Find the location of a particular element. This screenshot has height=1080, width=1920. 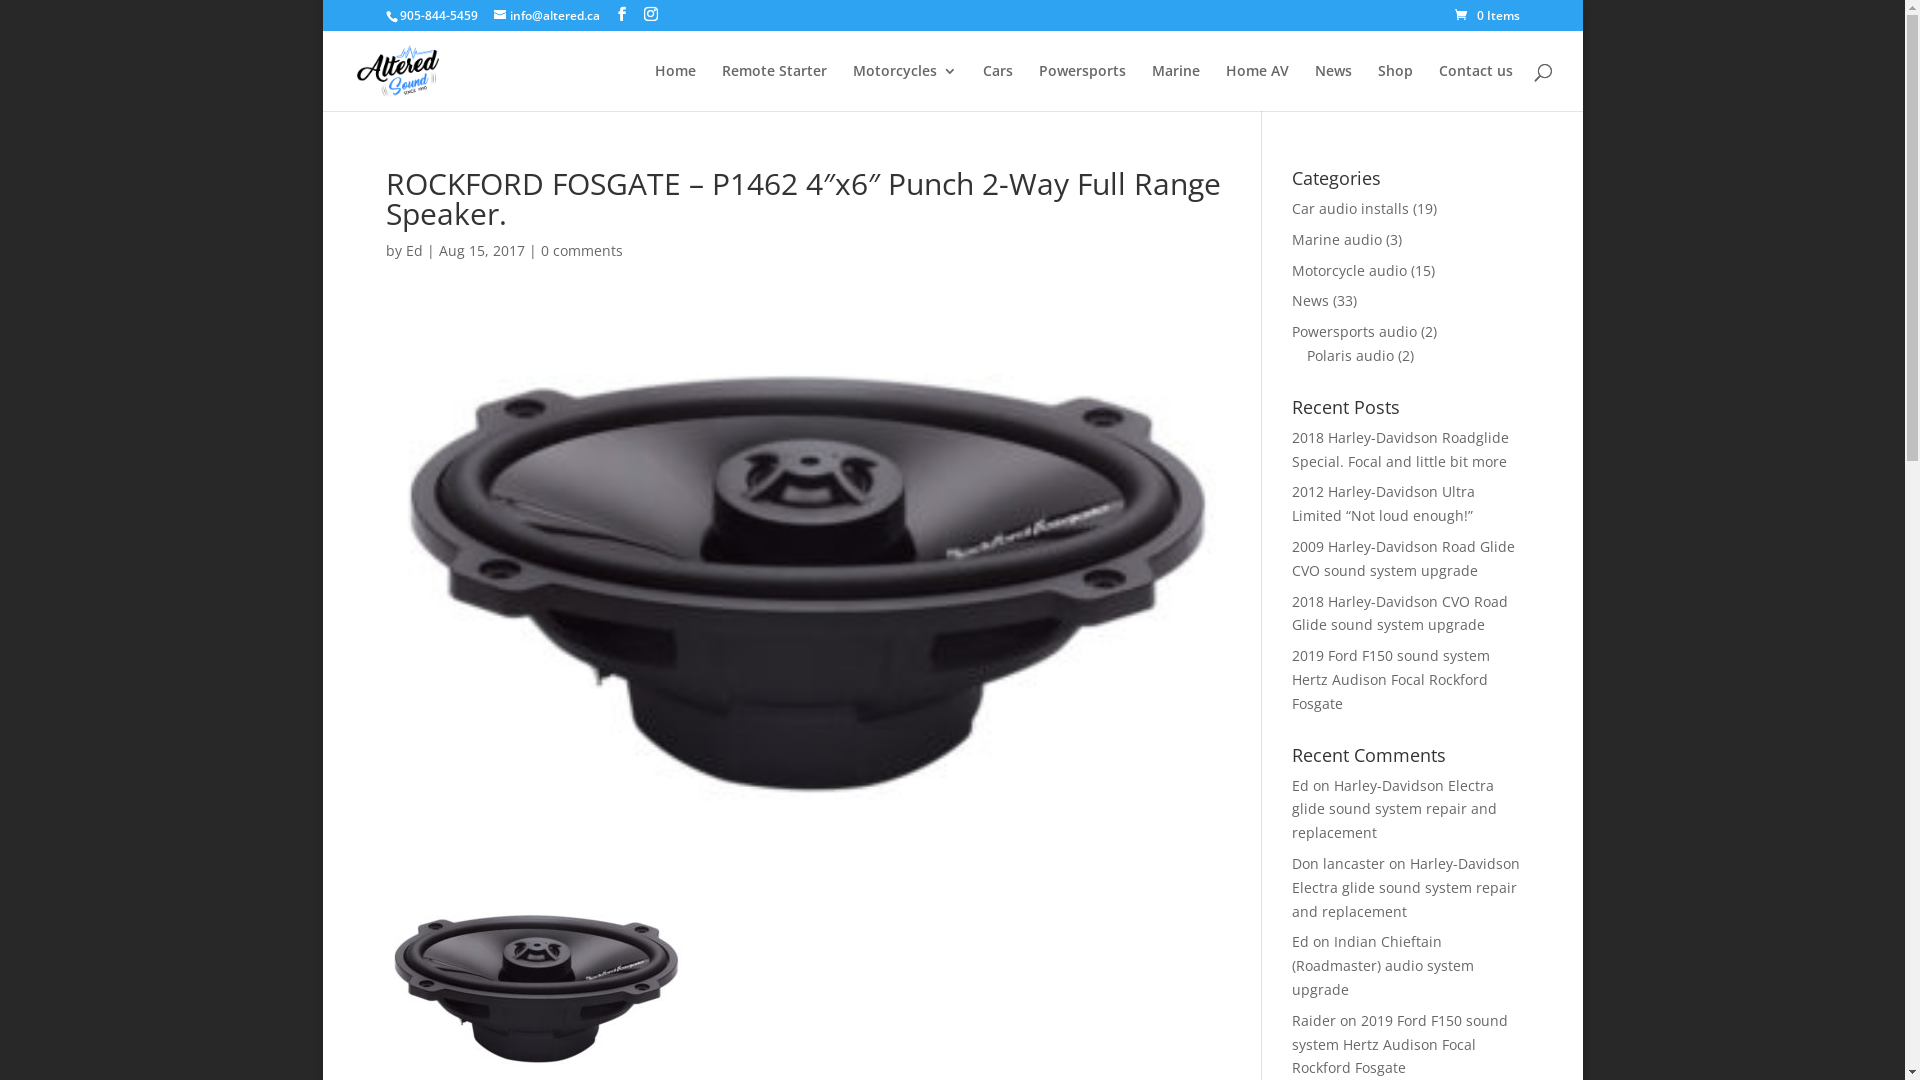

'Powersports' is located at coordinates (1080, 86).